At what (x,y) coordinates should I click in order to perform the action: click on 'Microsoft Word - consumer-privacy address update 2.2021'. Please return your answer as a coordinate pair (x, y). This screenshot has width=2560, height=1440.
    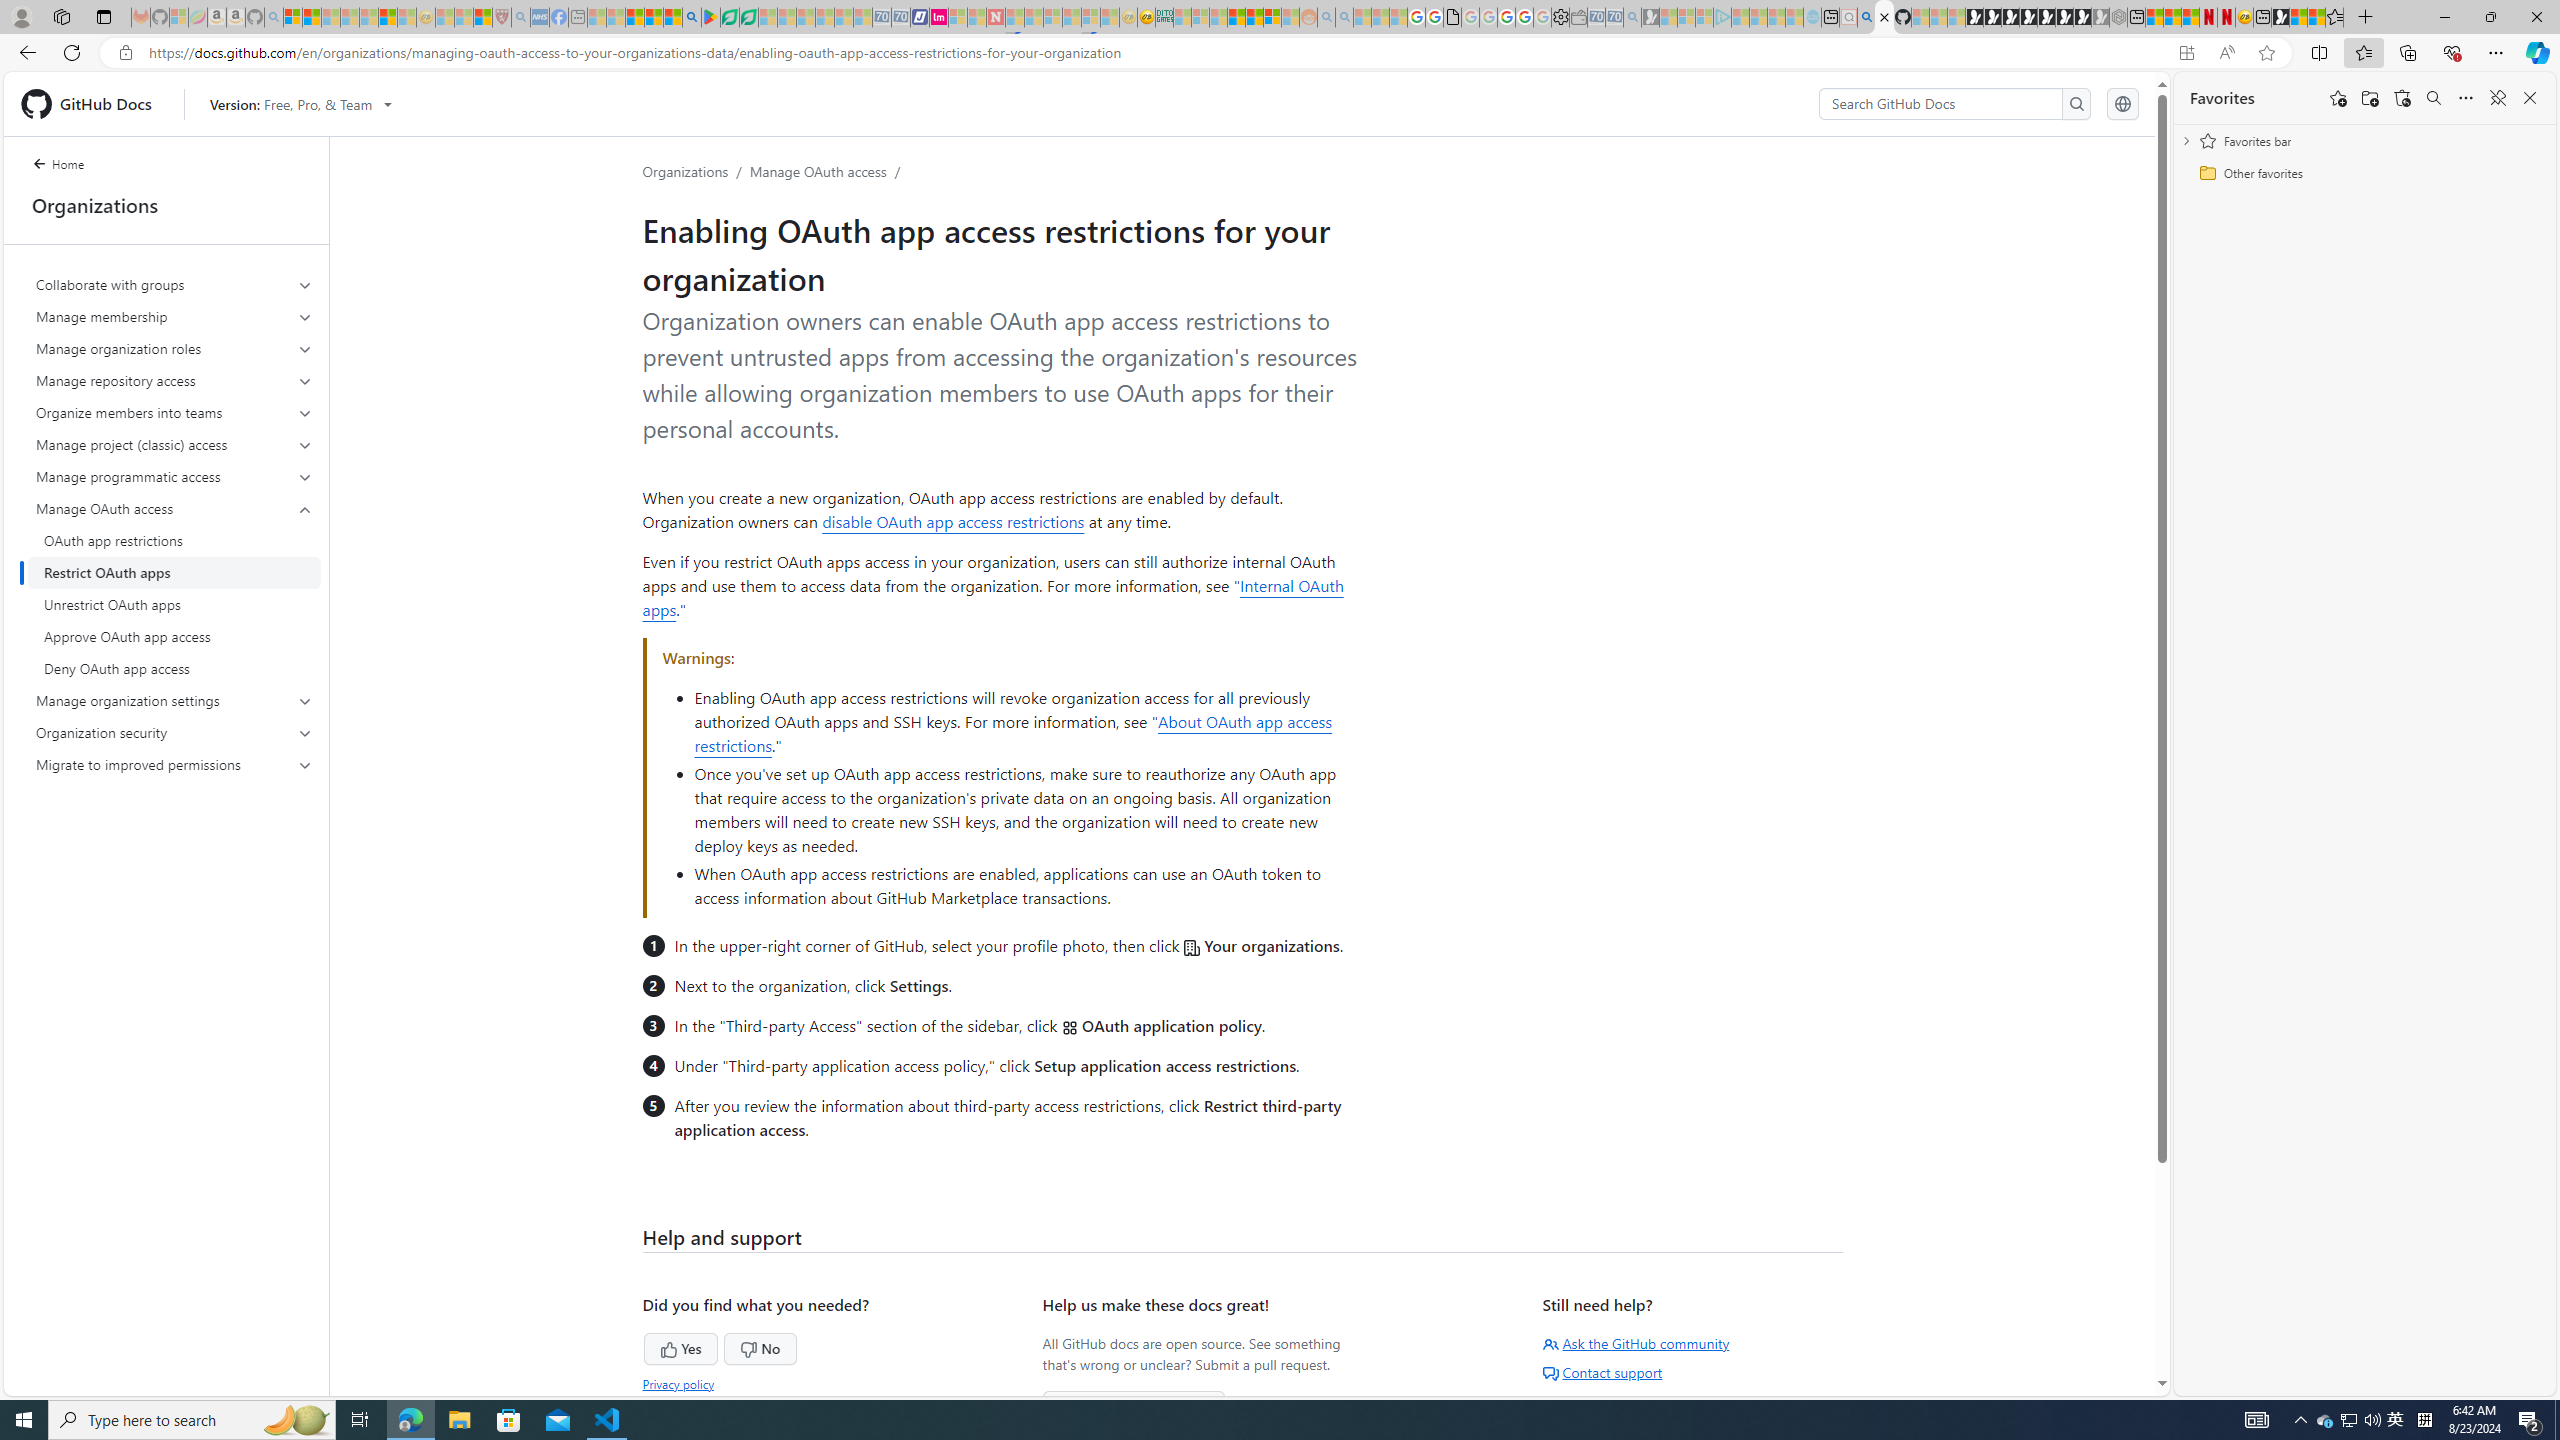
    Looking at the image, I should click on (750, 16).